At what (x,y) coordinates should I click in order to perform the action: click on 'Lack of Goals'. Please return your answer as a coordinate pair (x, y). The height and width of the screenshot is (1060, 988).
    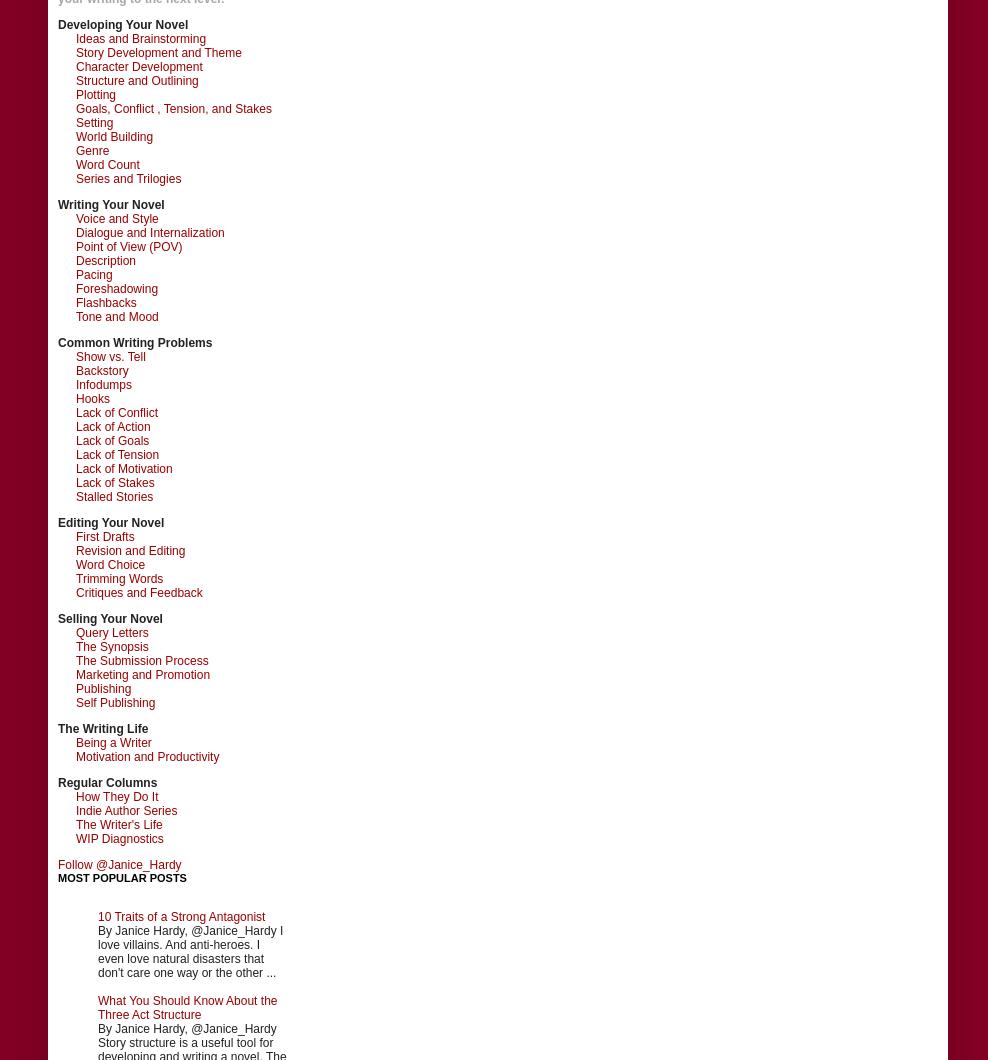
    Looking at the image, I should click on (75, 439).